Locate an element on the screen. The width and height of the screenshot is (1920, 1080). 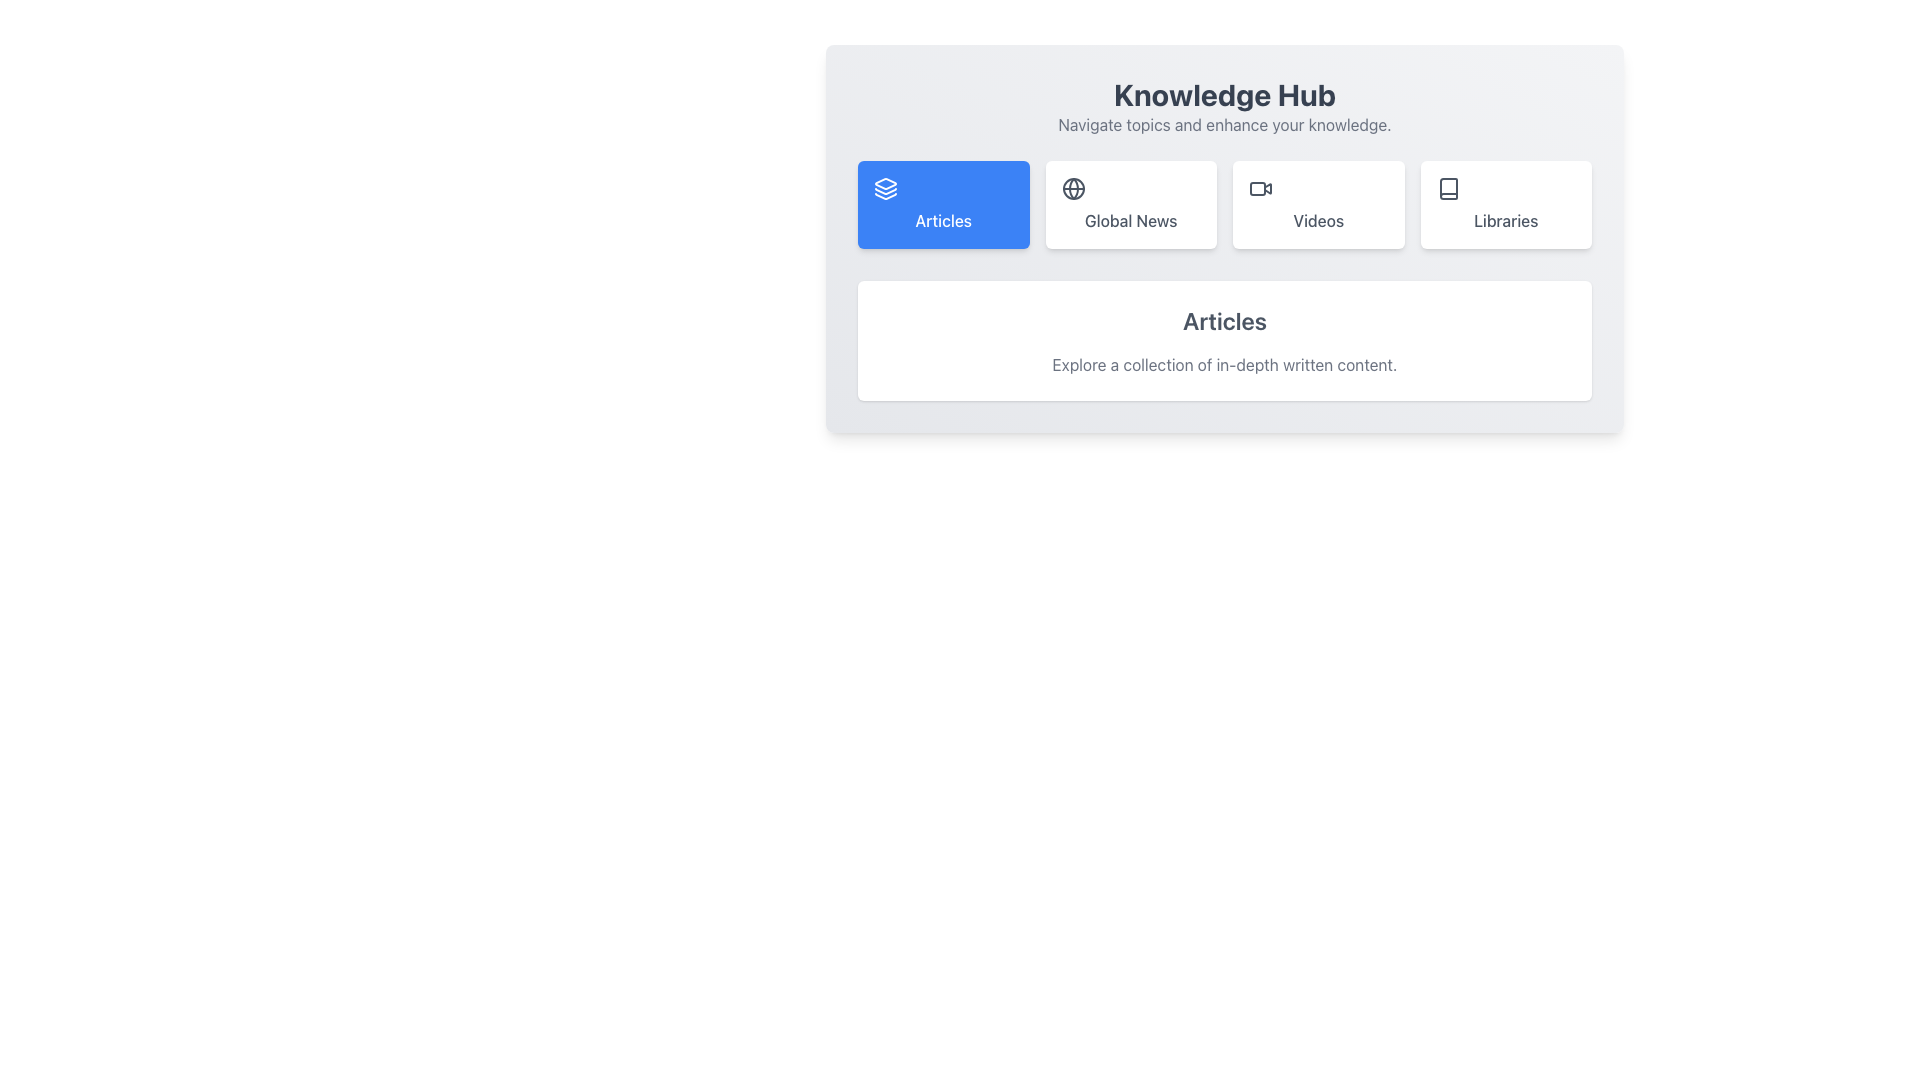
the 'Articles' icon located on the leftmost side of the icon group, which includes 'Global News', 'Videos', and 'Libraries' is located at coordinates (885, 184).